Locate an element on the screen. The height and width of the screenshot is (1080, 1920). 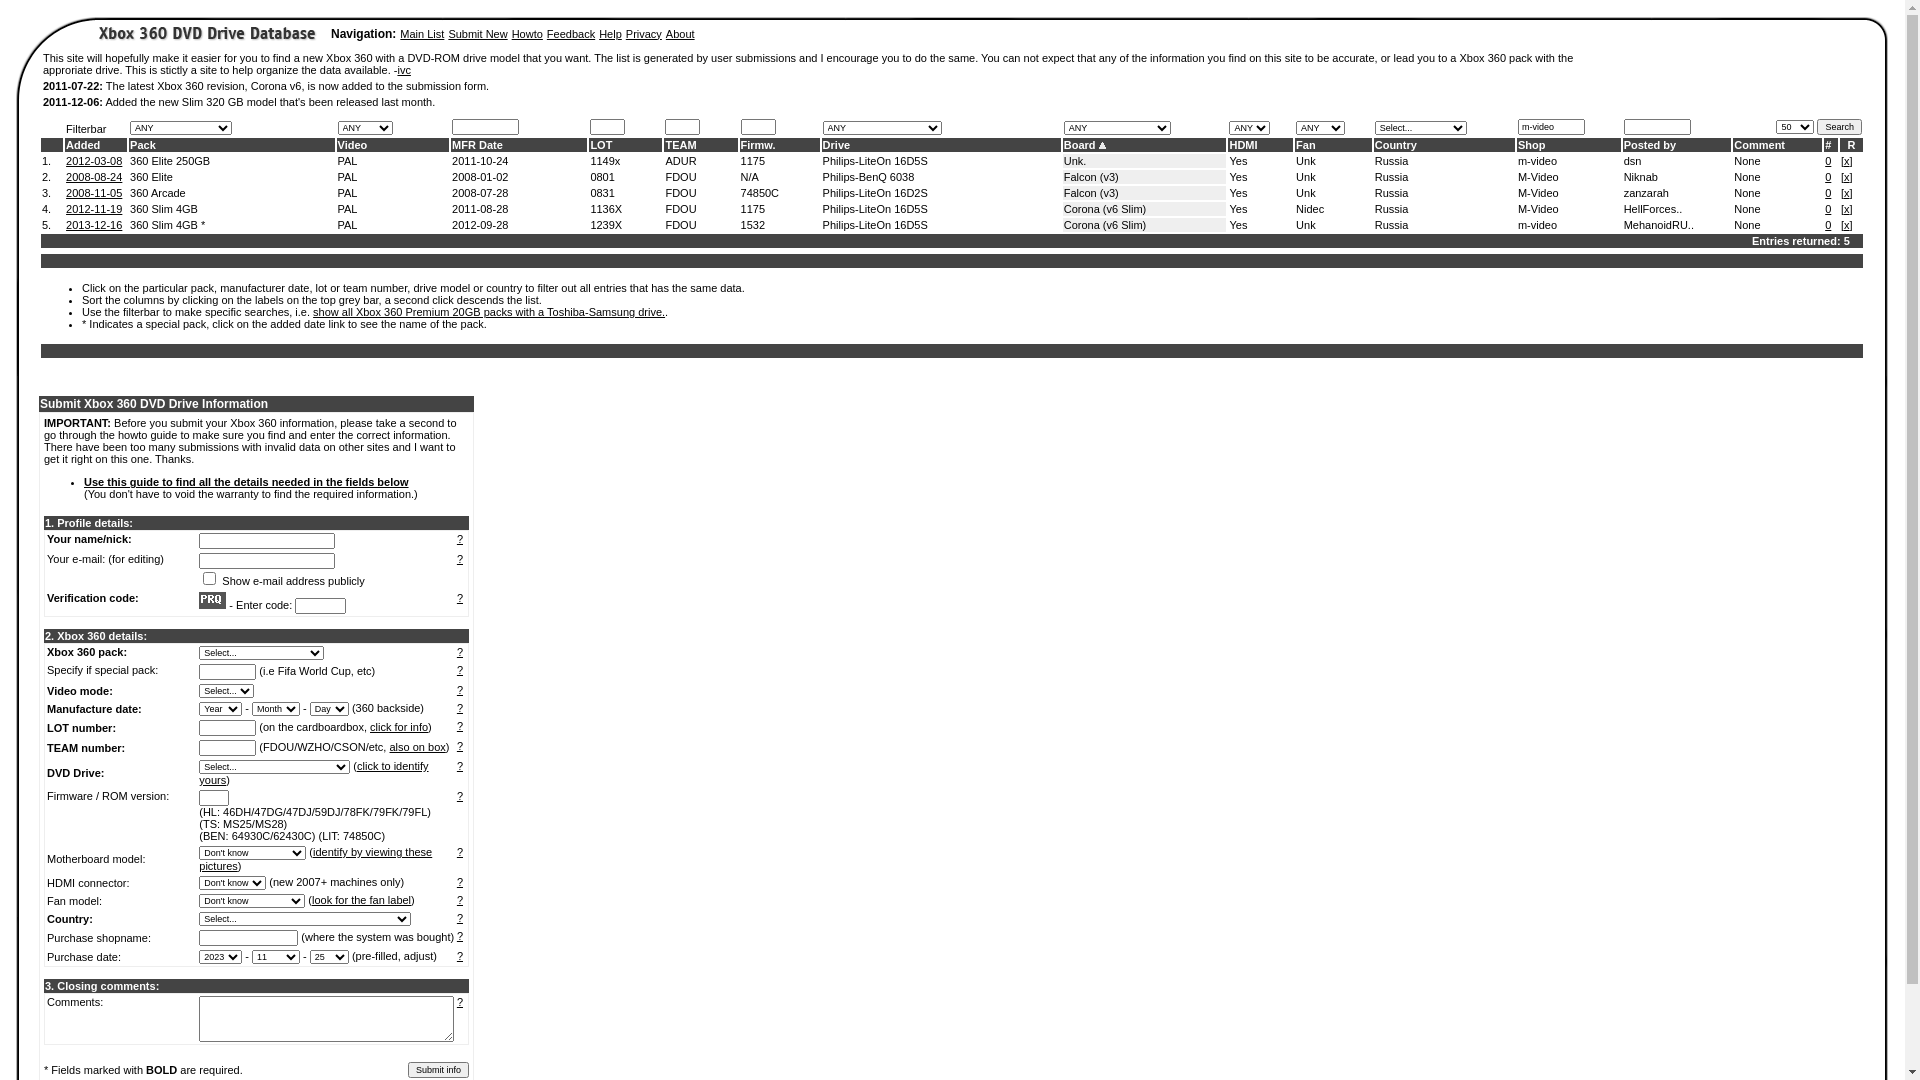
'HDMI' is located at coordinates (1227, 144).